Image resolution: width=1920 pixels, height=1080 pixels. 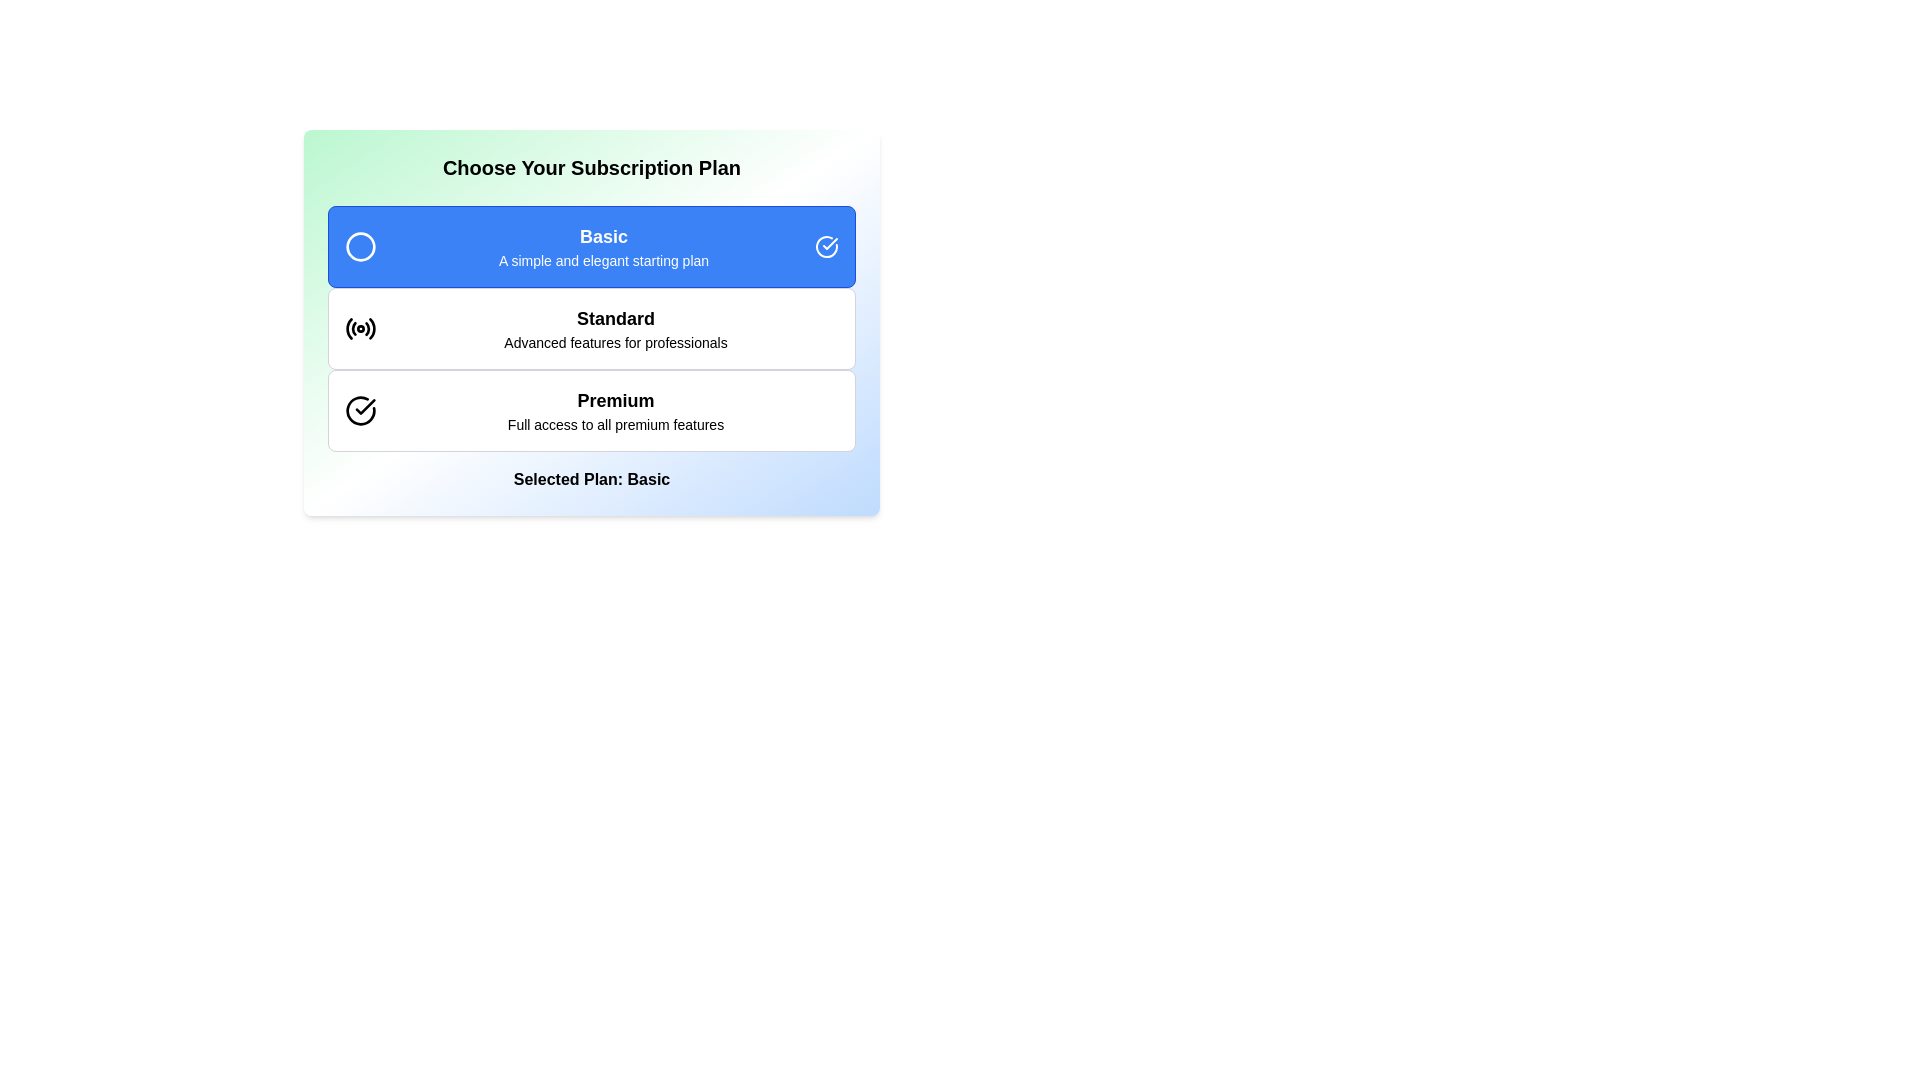 What do you see at coordinates (603, 245) in the screenshot?
I see `the text block that serves as a descriptive label for the 'Basic' subscription plan, which is centrally positioned with a round icon to its left and a checkmark to its right` at bounding box center [603, 245].